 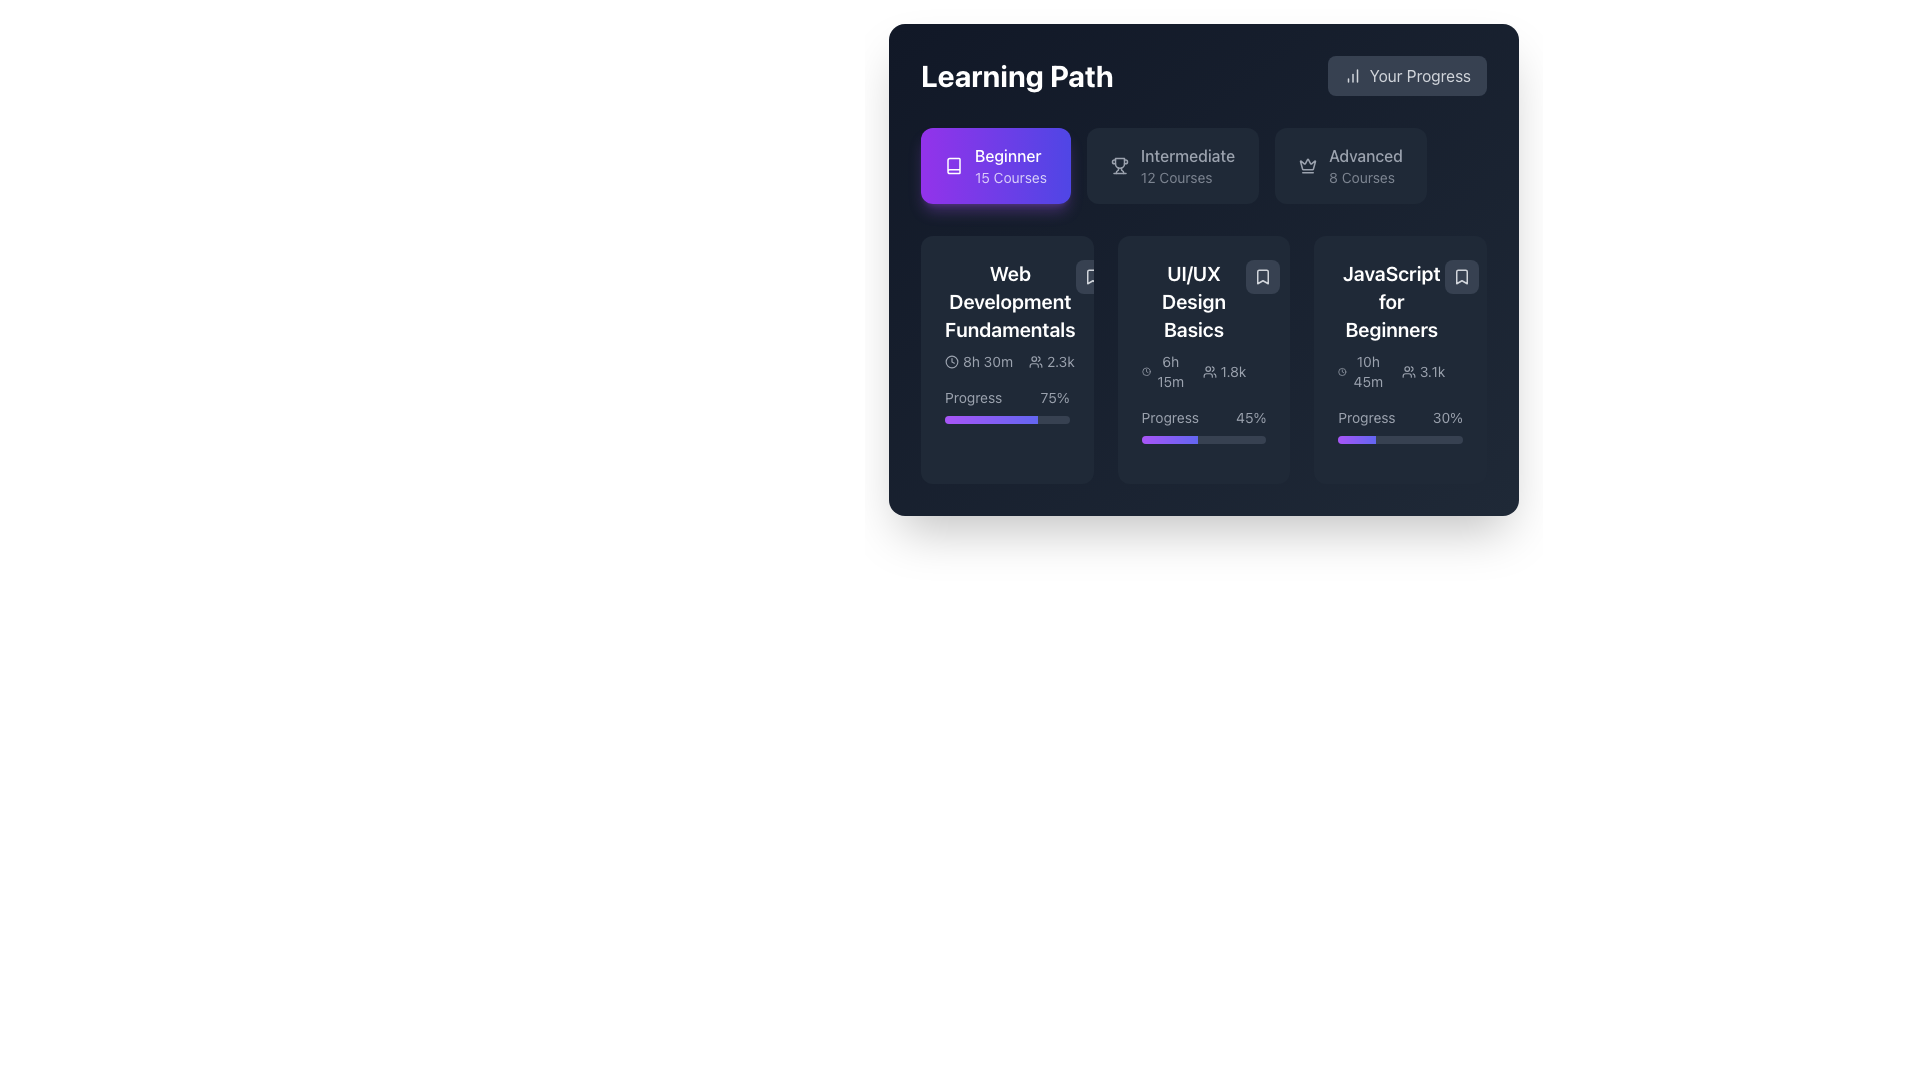 What do you see at coordinates (1419, 438) in the screenshot?
I see `the progress value` at bounding box center [1419, 438].